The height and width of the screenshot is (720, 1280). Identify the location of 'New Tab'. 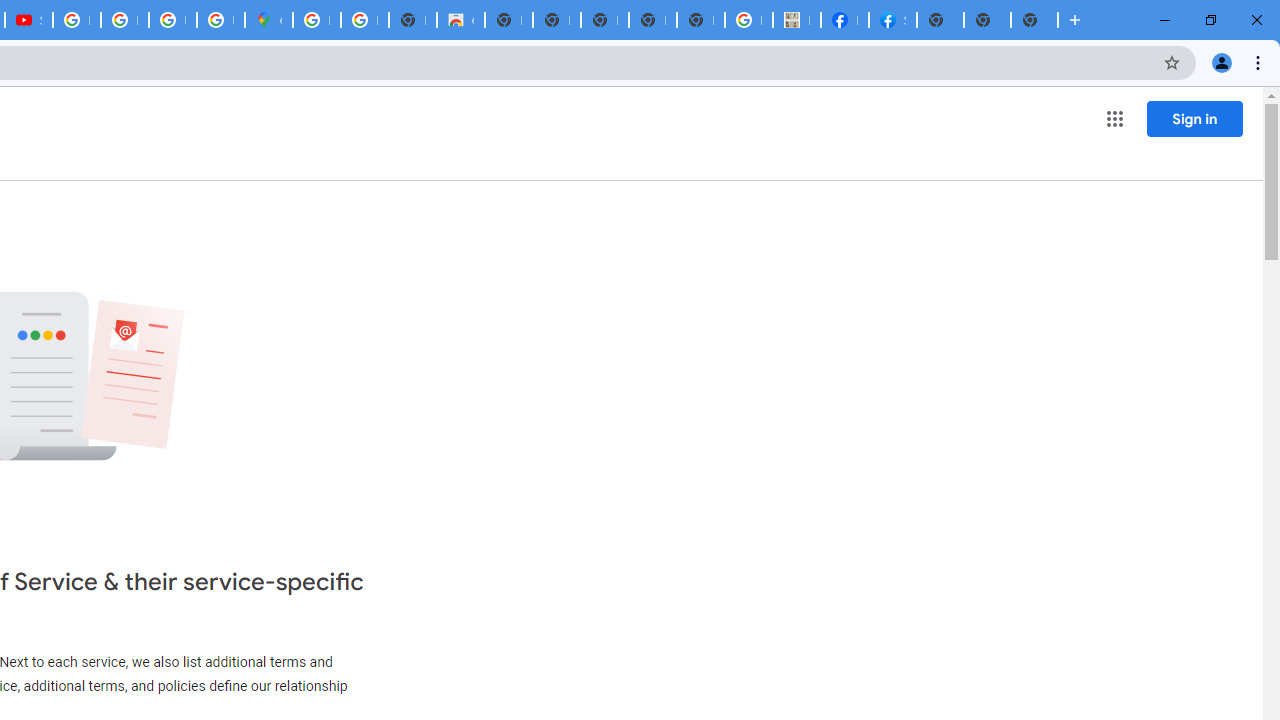
(1034, 20).